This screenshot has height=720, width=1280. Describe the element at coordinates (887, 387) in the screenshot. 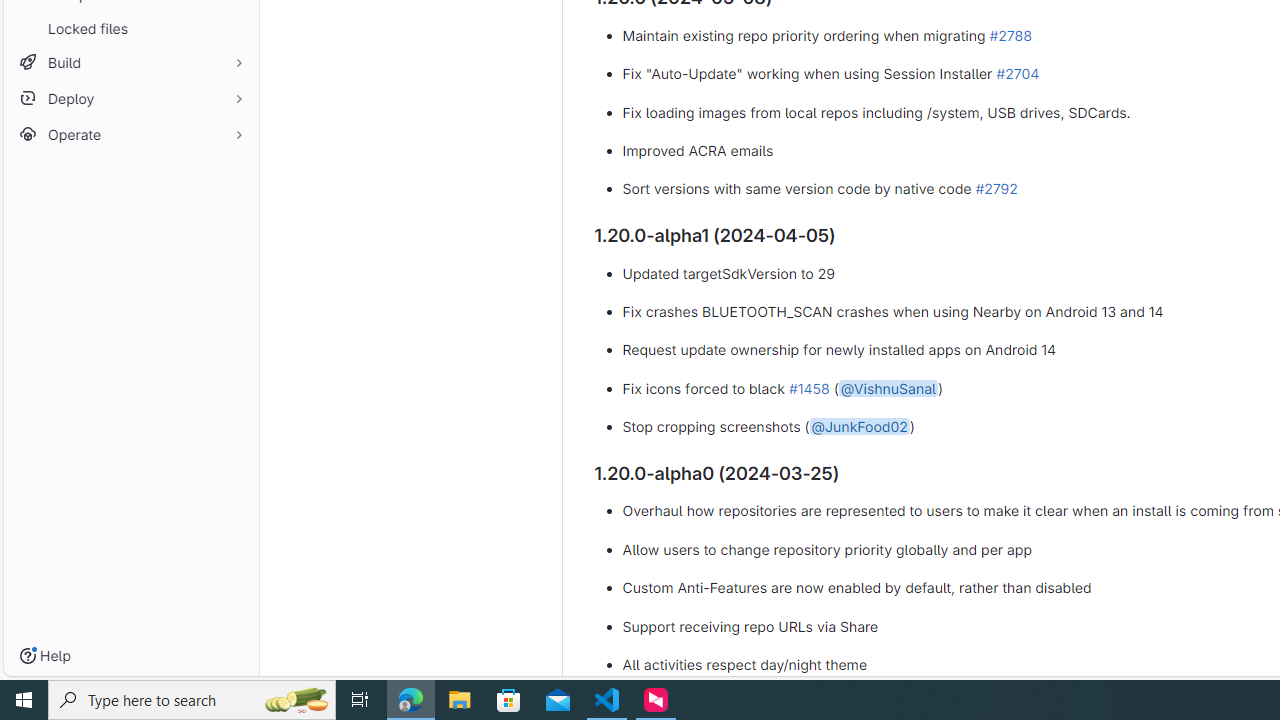

I see `'@VishnuSanal'` at that location.